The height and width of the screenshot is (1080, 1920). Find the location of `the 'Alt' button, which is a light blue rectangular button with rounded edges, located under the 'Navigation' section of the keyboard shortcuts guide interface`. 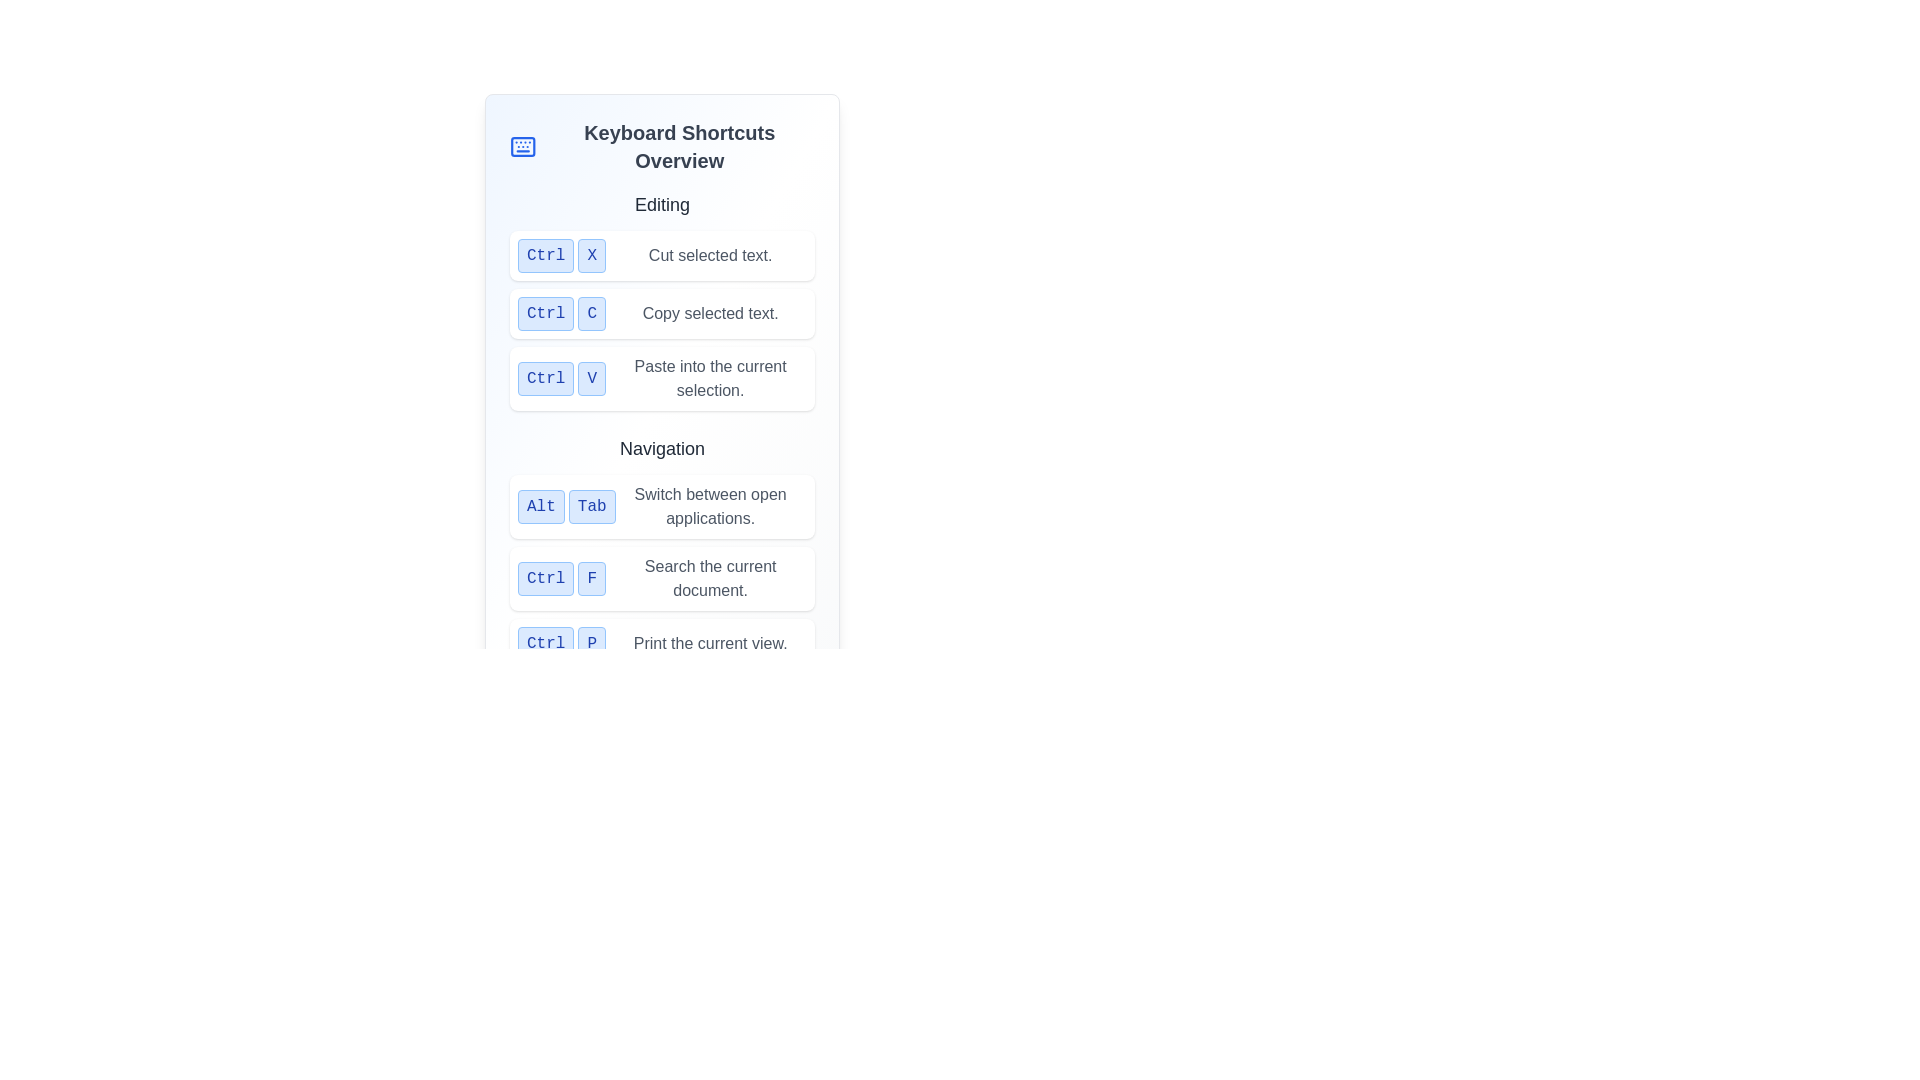

the 'Alt' button, which is a light blue rectangular button with rounded edges, located under the 'Navigation' section of the keyboard shortcuts guide interface is located at coordinates (541, 505).